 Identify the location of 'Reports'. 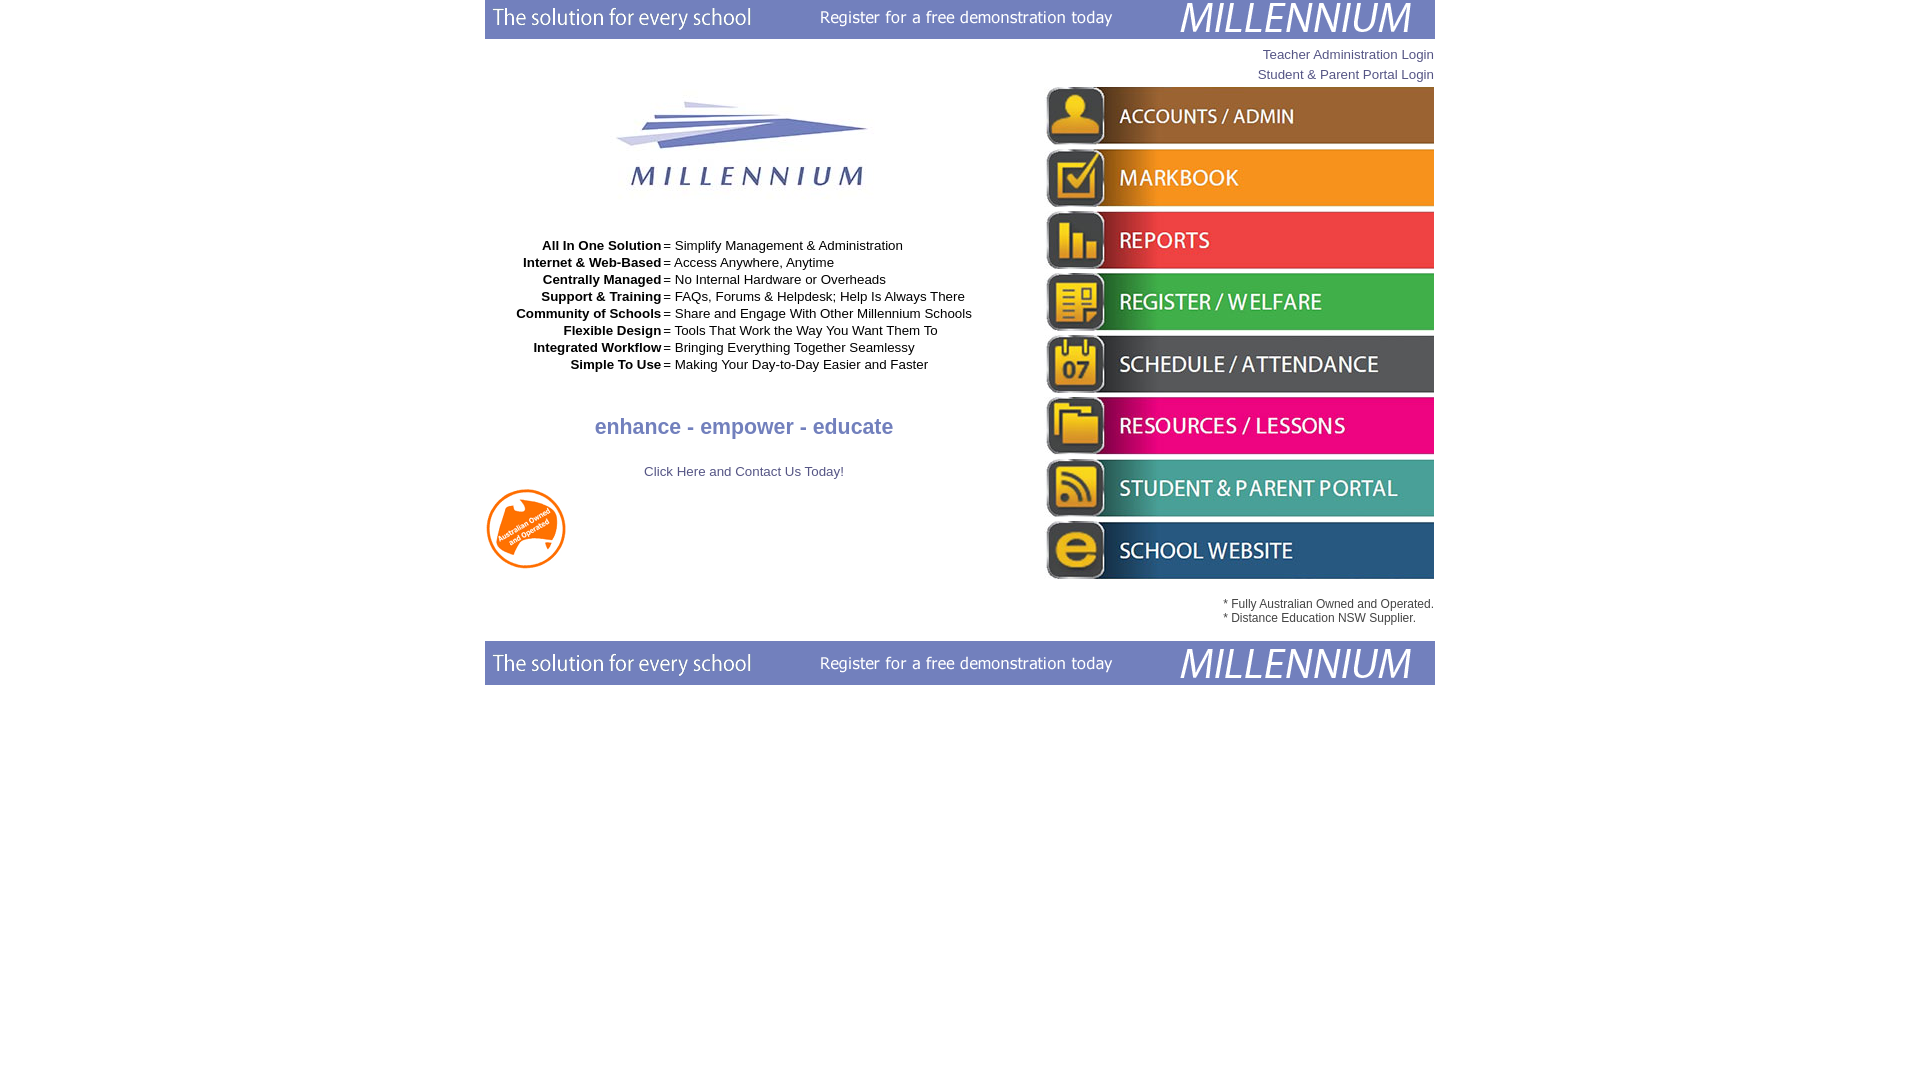
(1237, 238).